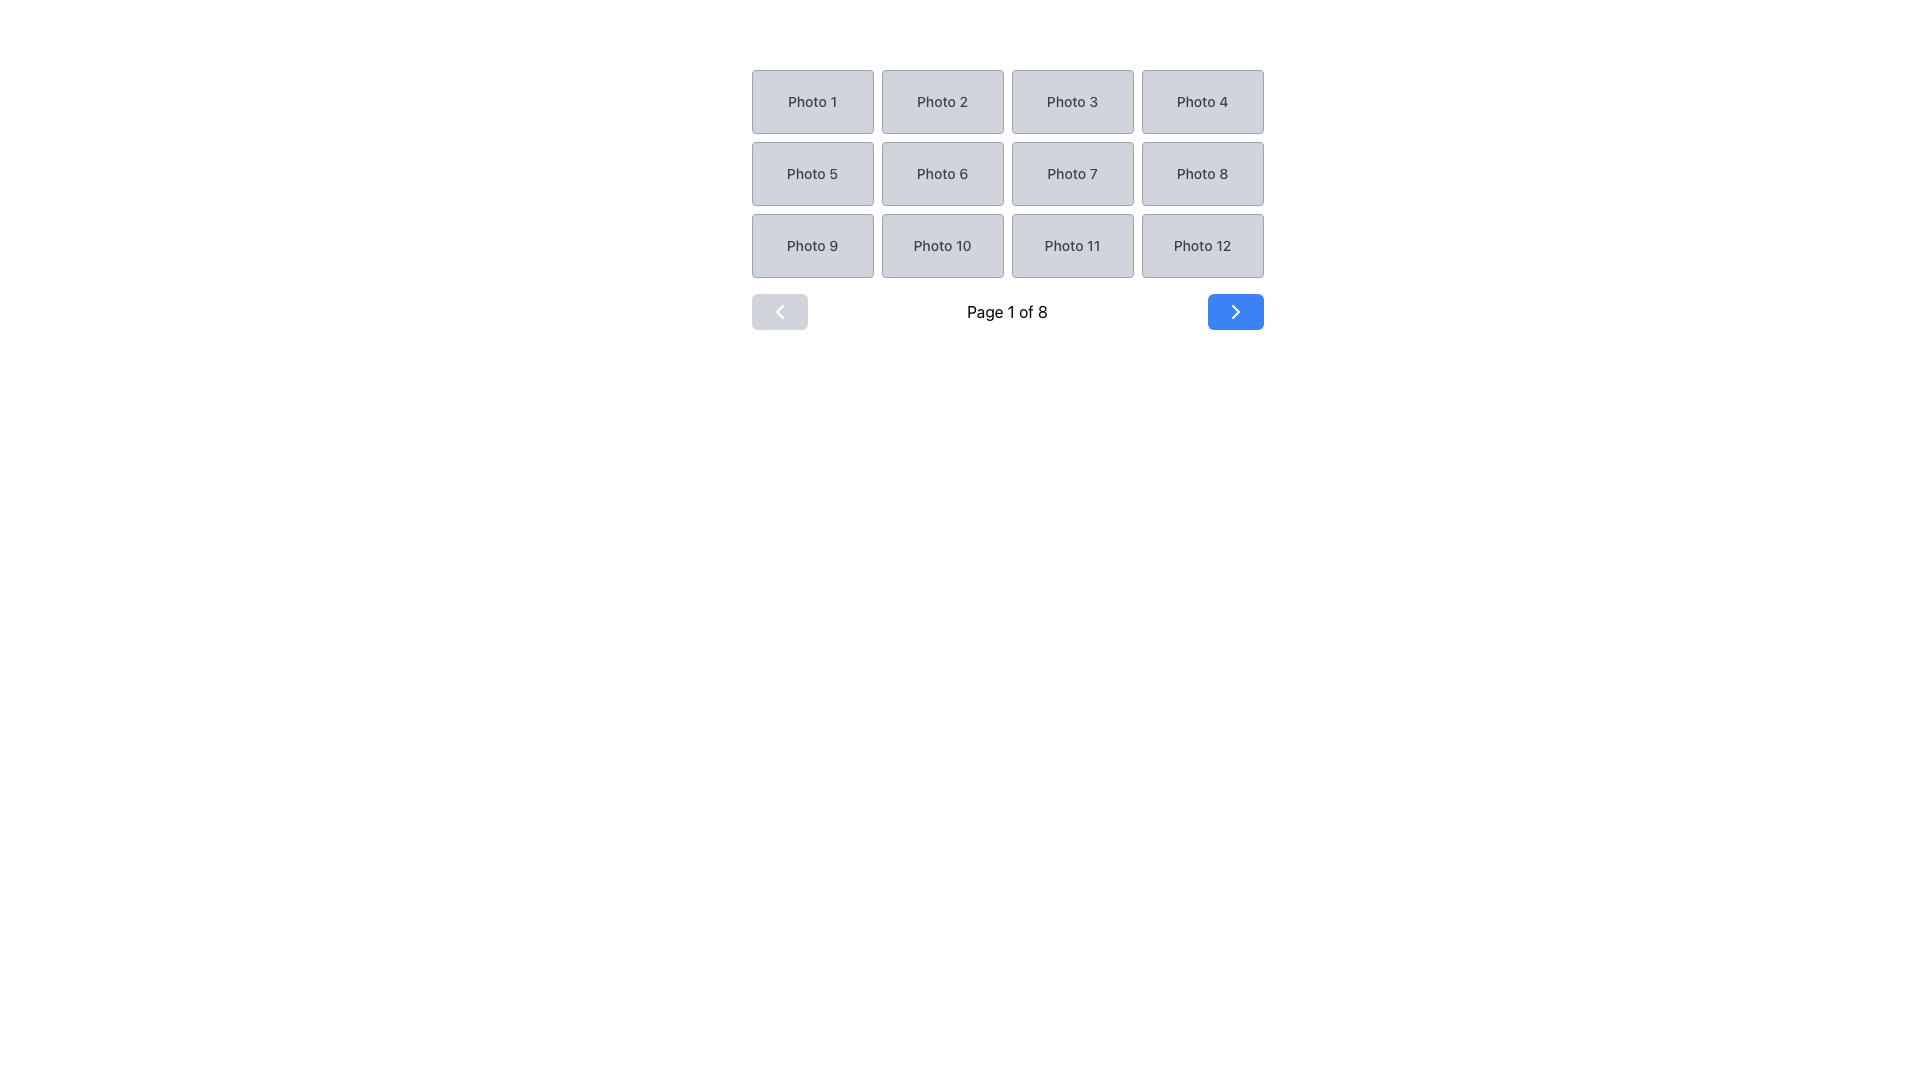 Image resolution: width=1920 pixels, height=1080 pixels. Describe the element at coordinates (812, 245) in the screenshot. I see `the rectangular button labeled 'Photo 9' which has a light gray background and dark gray text, located in the third row and first column of the grid` at that location.